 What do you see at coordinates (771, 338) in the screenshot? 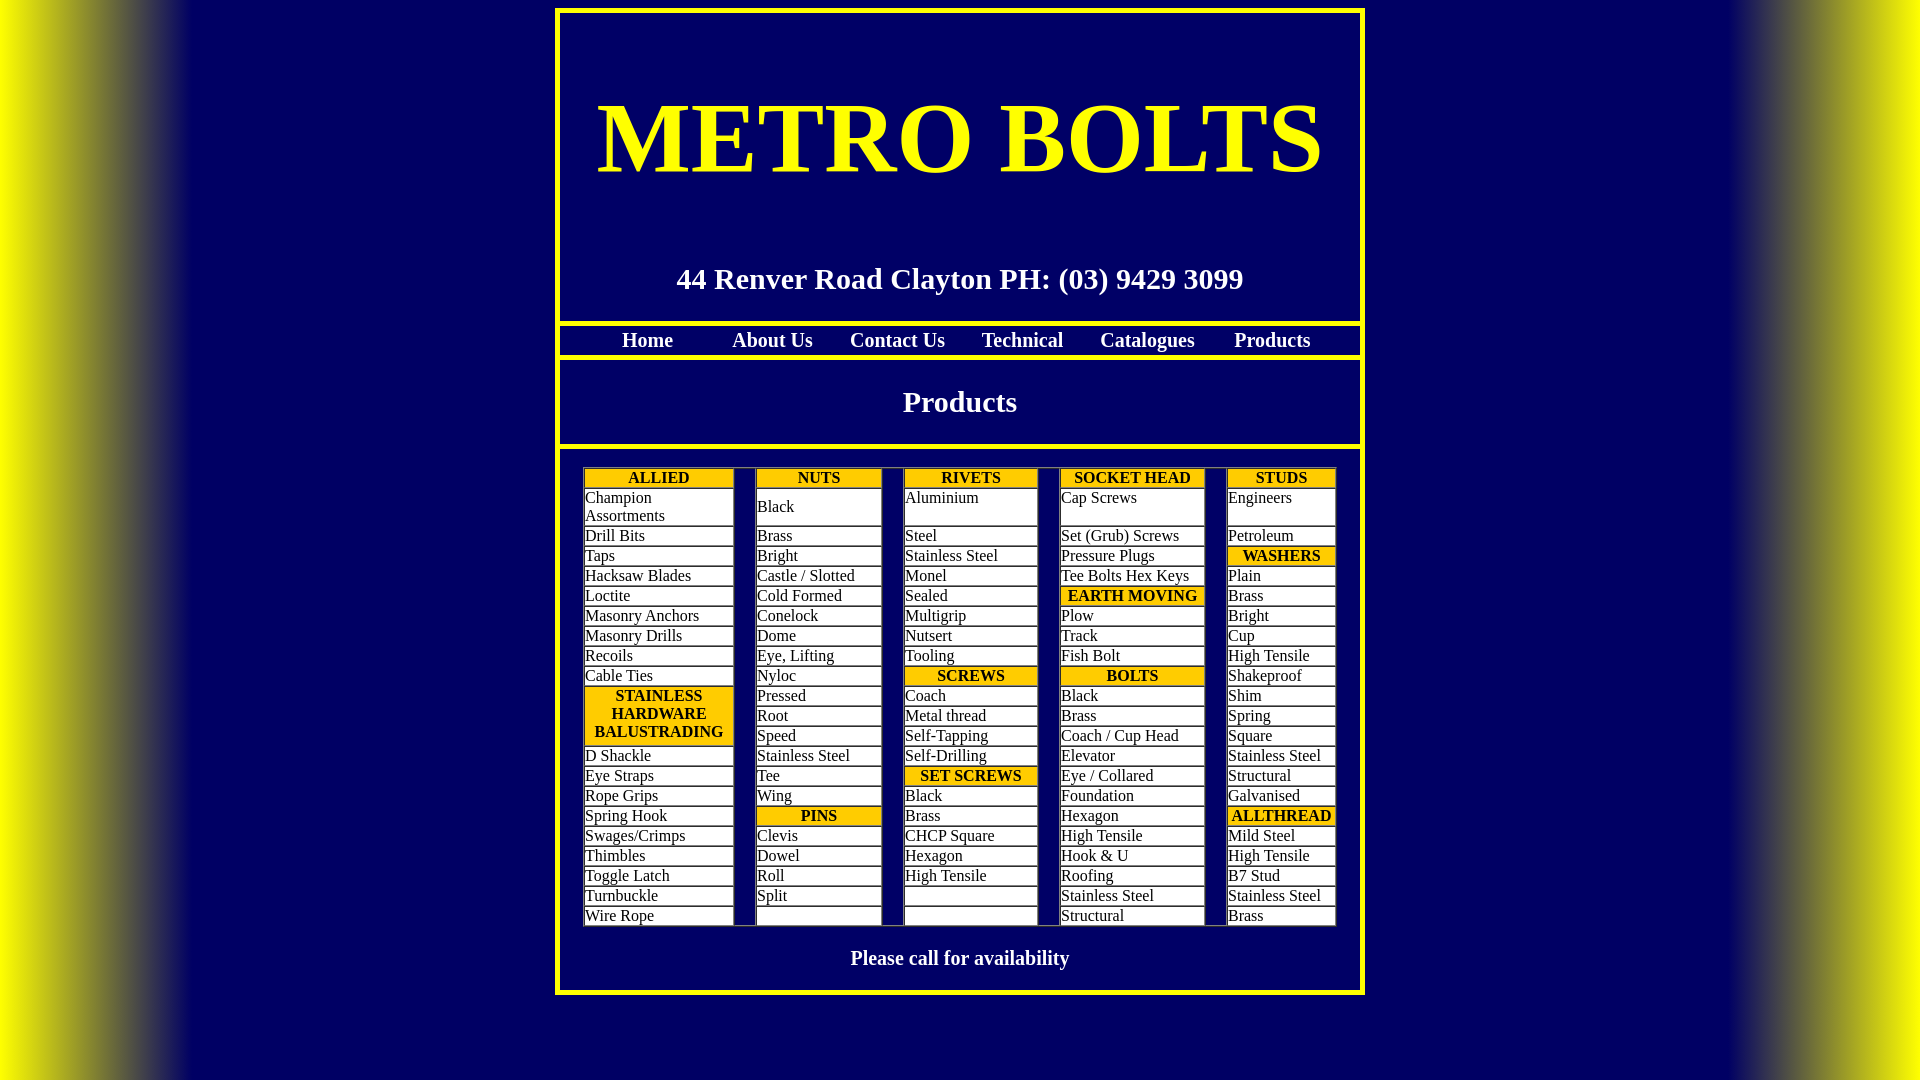
I see `'About Us'` at bounding box center [771, 338].